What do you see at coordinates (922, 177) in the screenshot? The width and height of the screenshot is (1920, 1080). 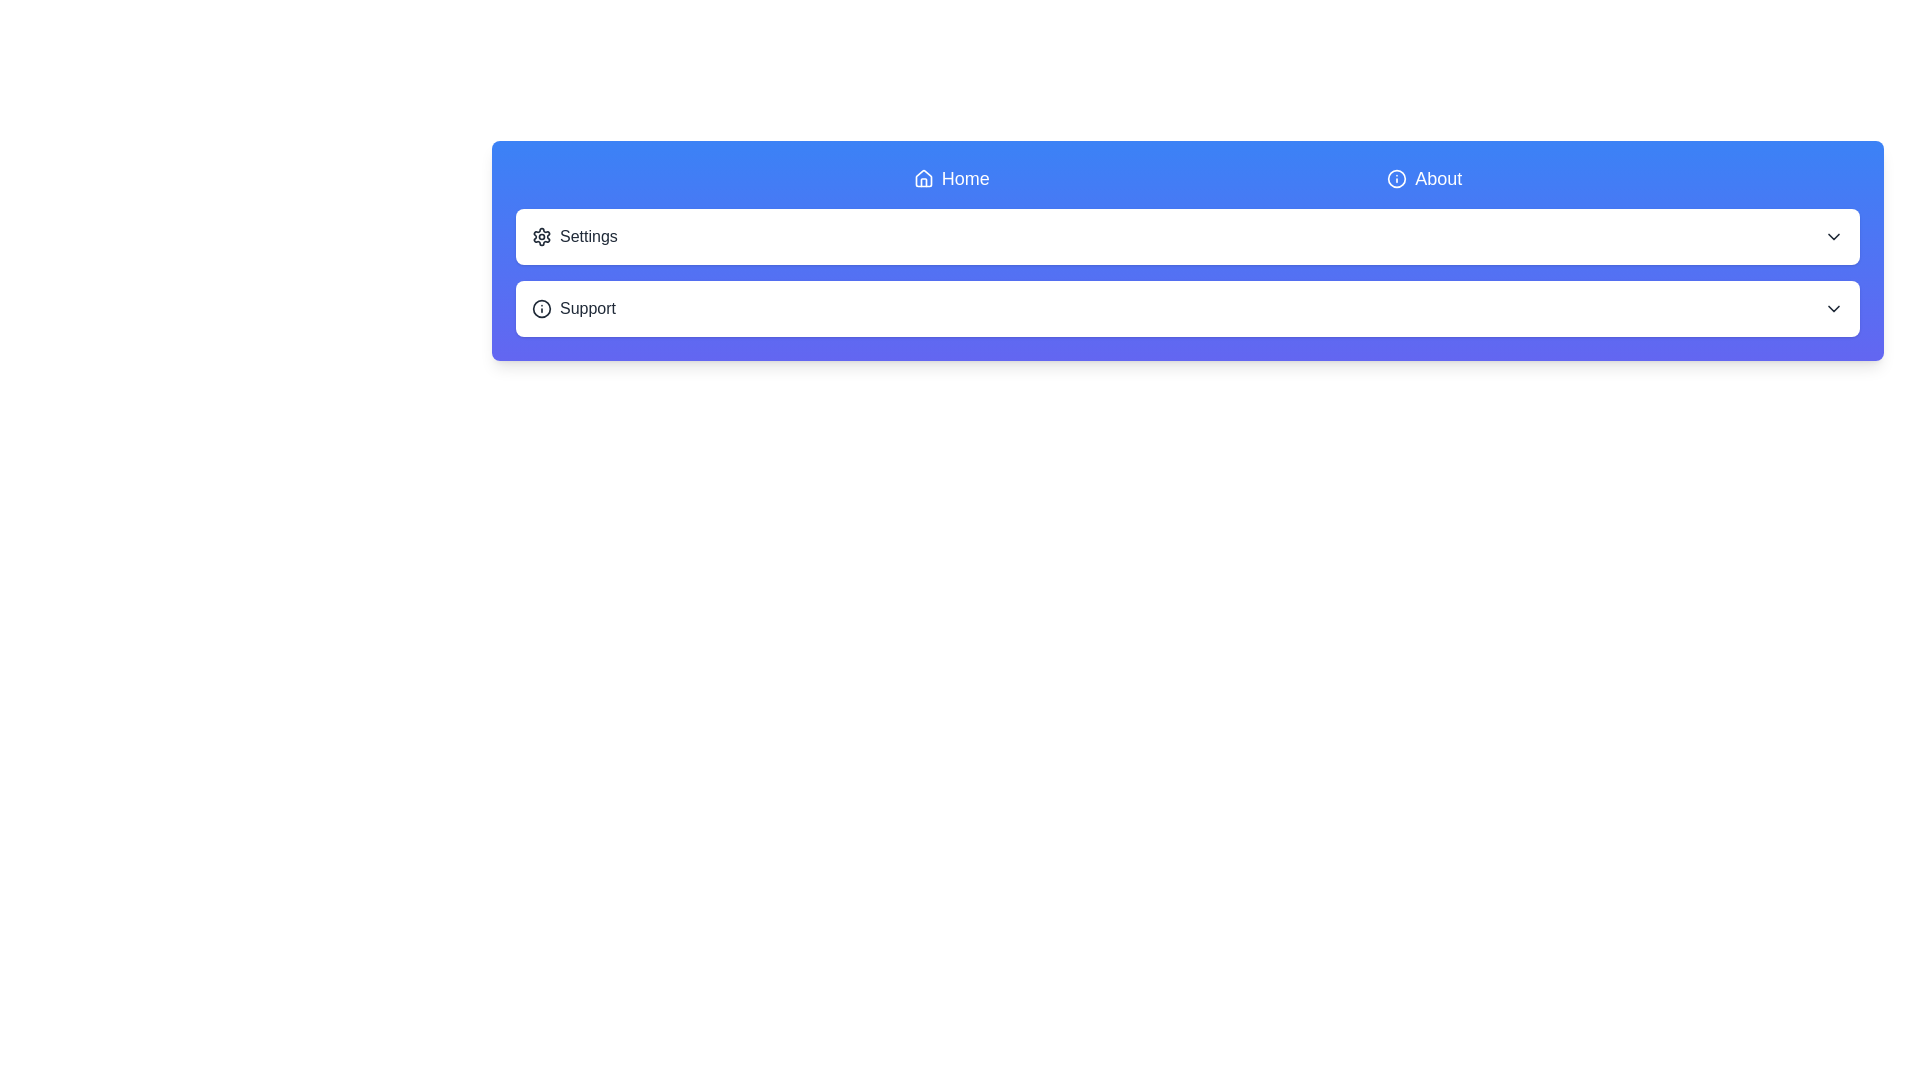 I see `the house-shaped icon in the navigation header bar, which represents the 'Home' option` at bounding box center [922, 177].